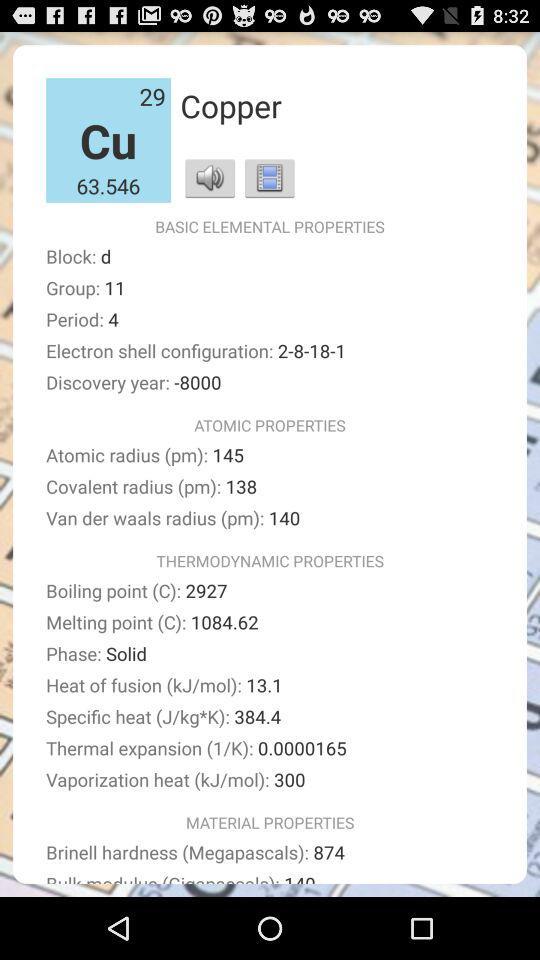  What do you see at coordinates (269, 176) in the screenshot?
I see `app below the copper item` at bounding box center [269, 176].